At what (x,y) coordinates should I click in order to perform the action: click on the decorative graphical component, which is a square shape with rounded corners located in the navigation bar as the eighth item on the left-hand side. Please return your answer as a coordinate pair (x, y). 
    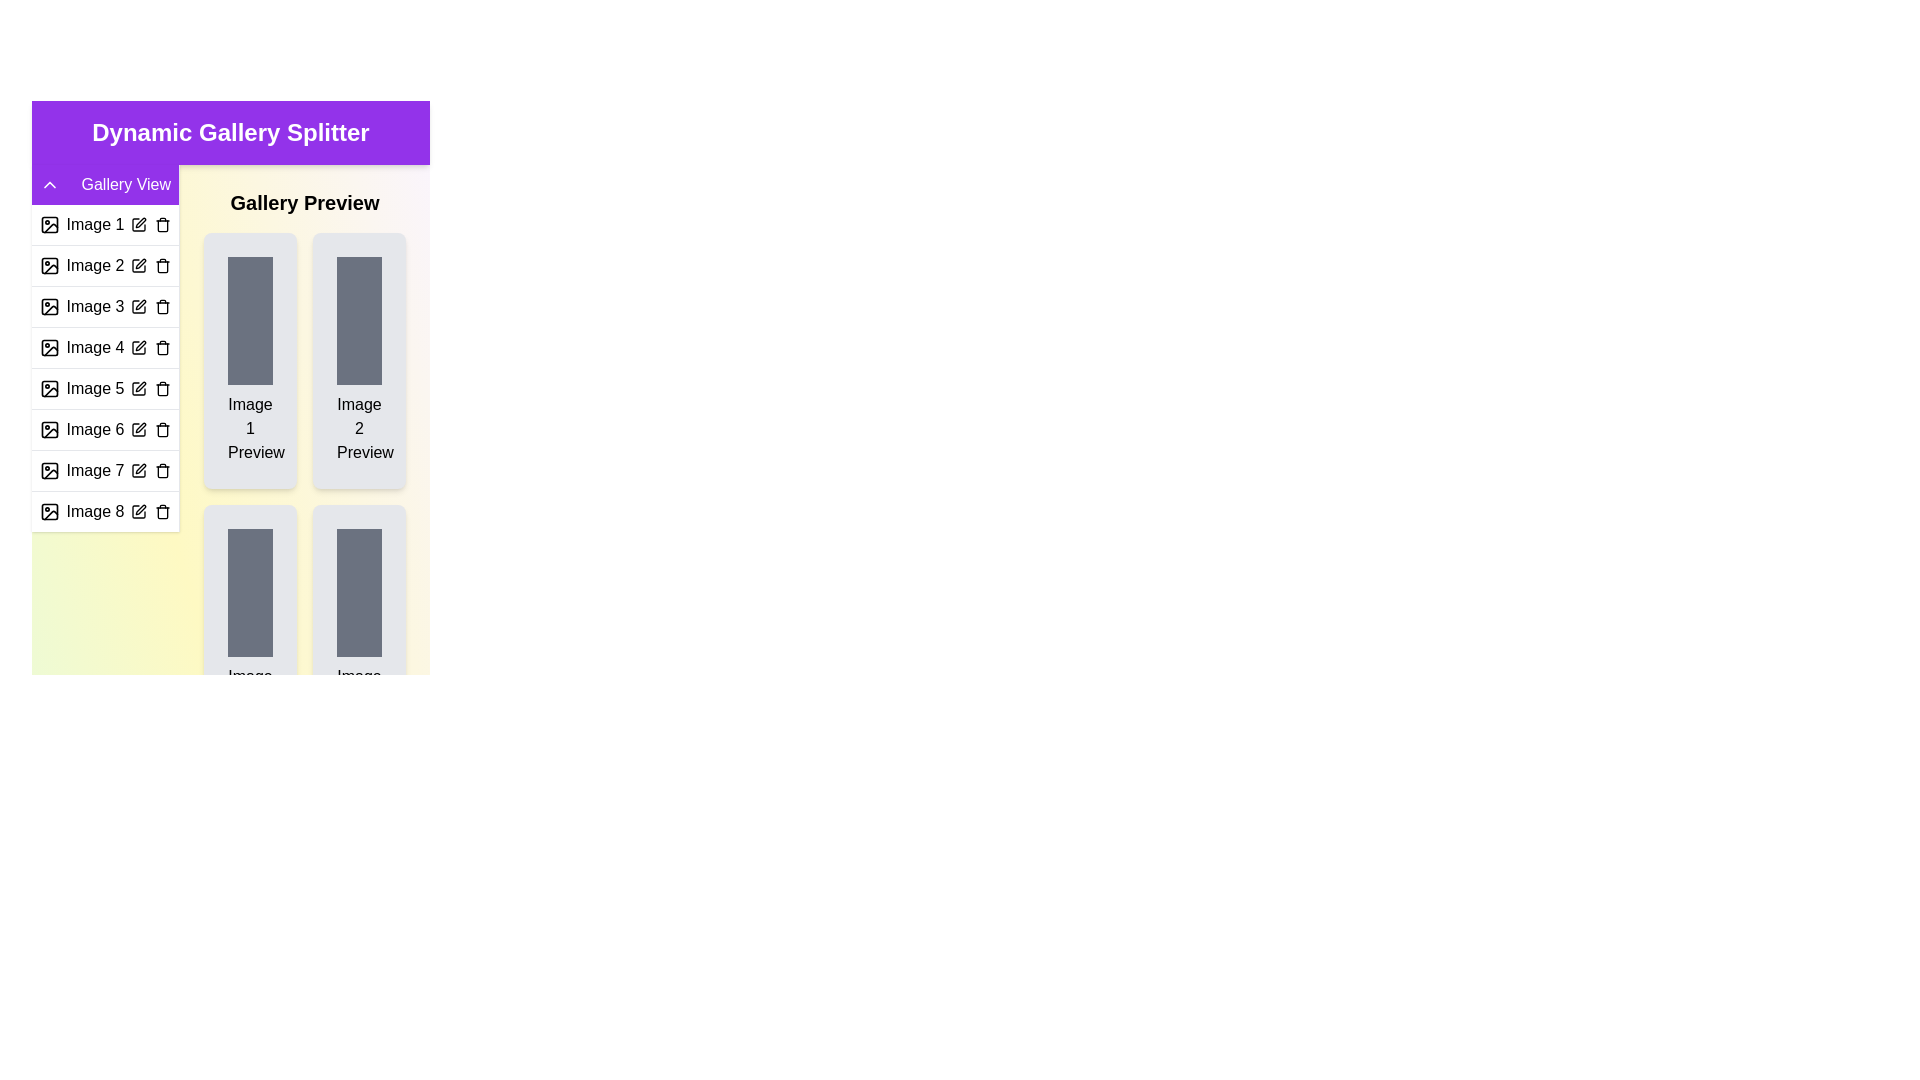
    Looking at the image, I should click on (49, 511).